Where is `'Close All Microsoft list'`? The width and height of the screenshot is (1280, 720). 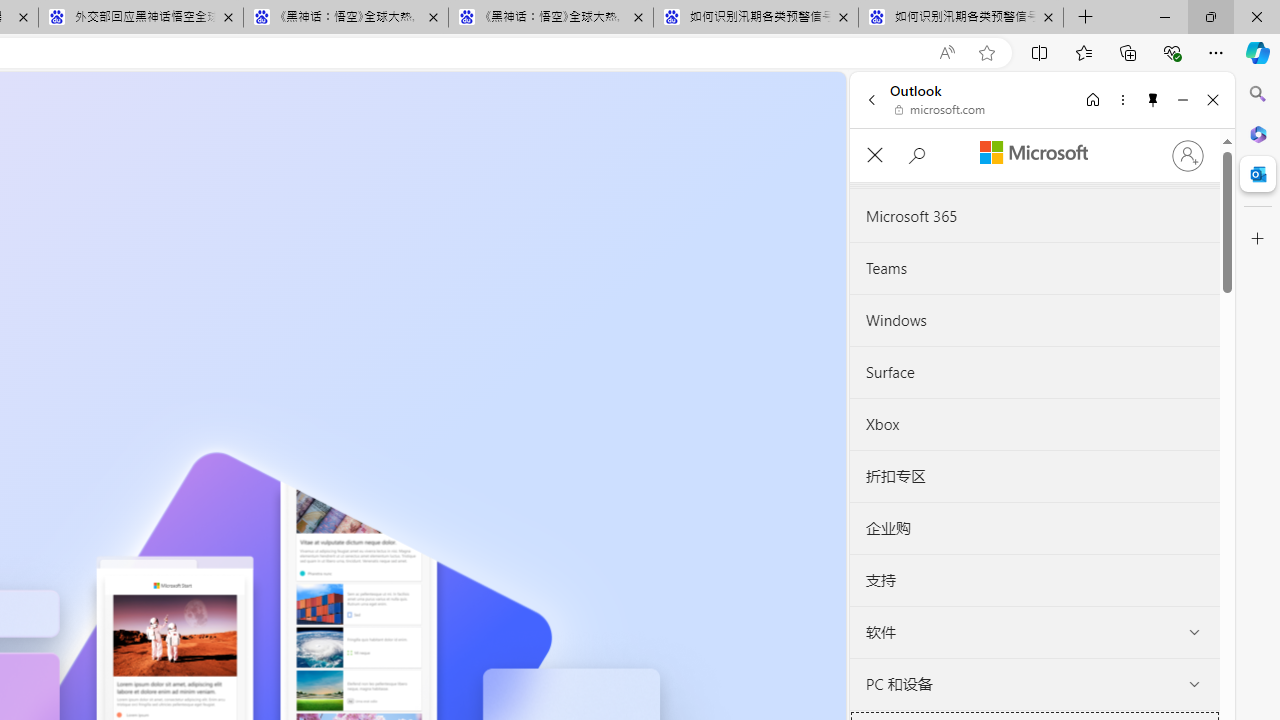 'Close All Microsoft list' is located at coordinates (874, 154).